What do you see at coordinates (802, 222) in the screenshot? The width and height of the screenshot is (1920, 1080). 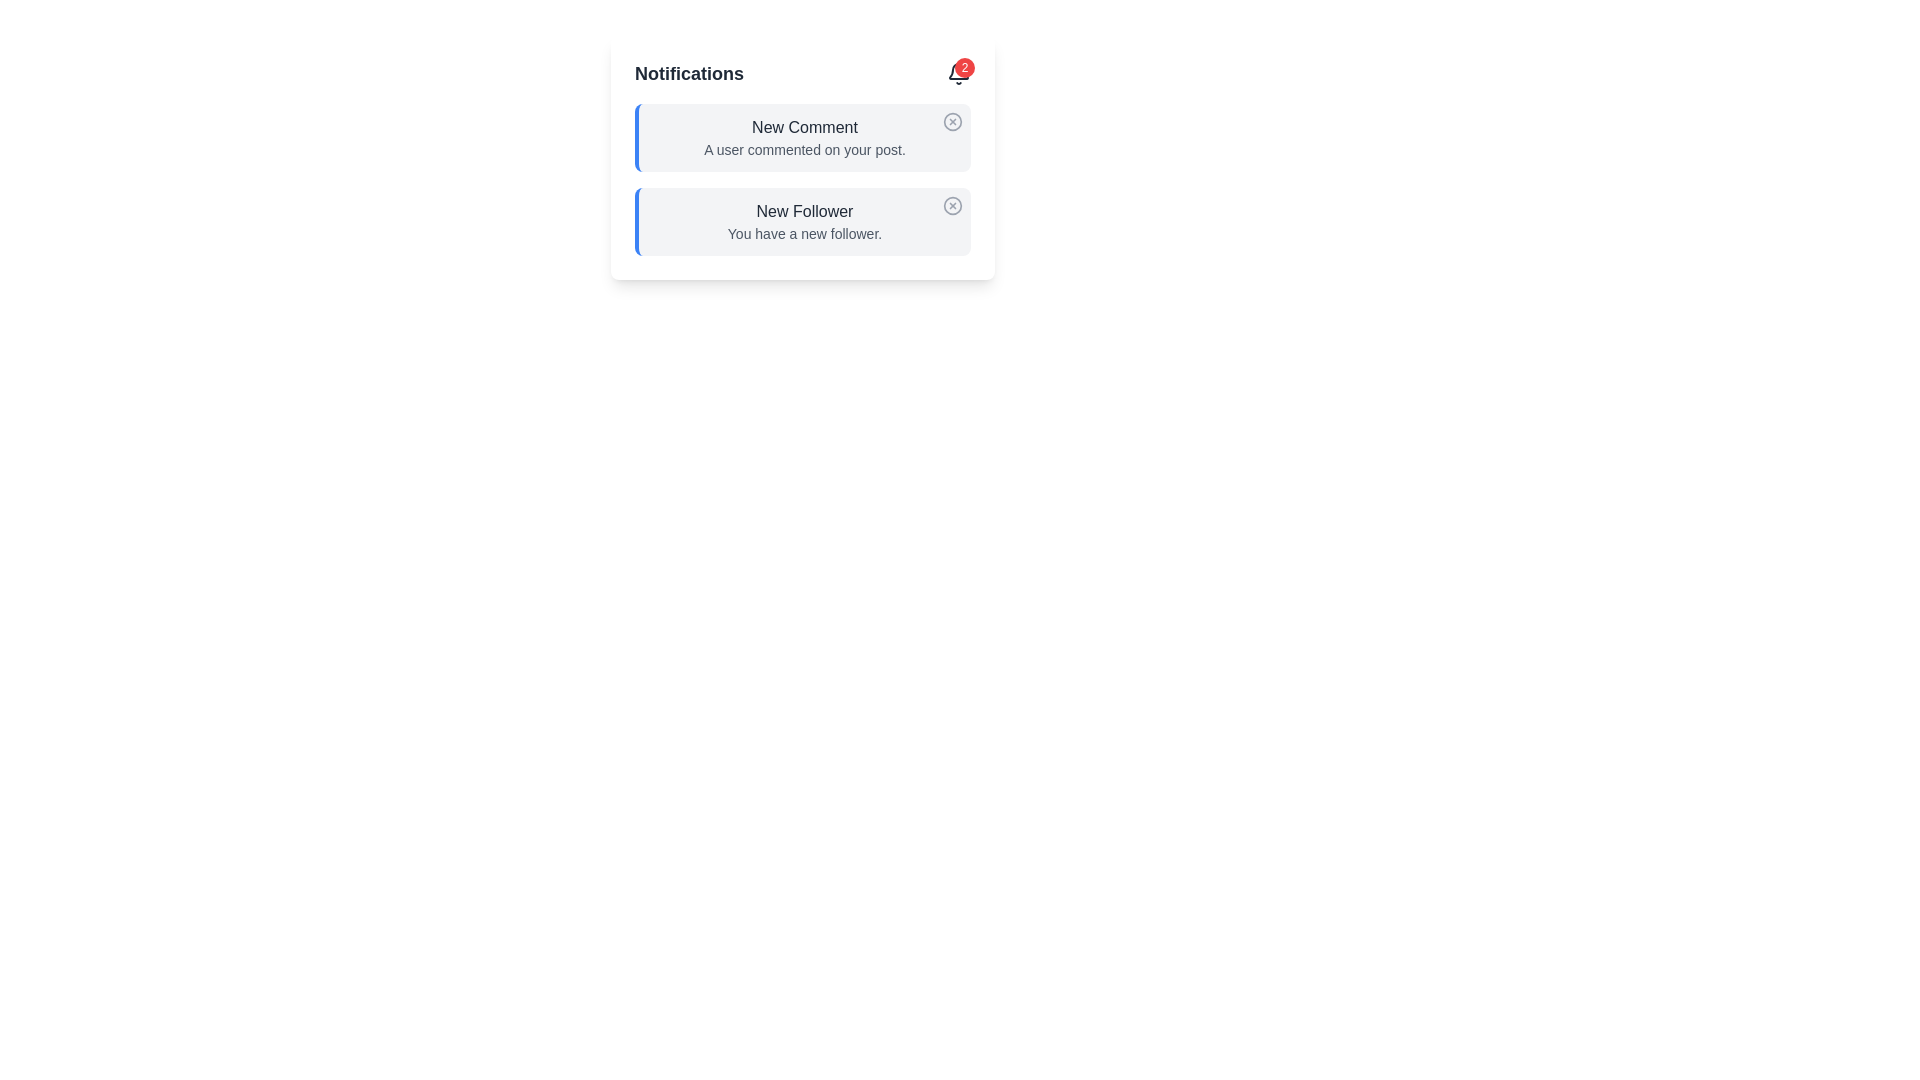 I see `the notification box with a light gray background and a blue left border that contains the header 'New Follower' and the message 'You have a new follower.'` at bounding box center [802, 222].